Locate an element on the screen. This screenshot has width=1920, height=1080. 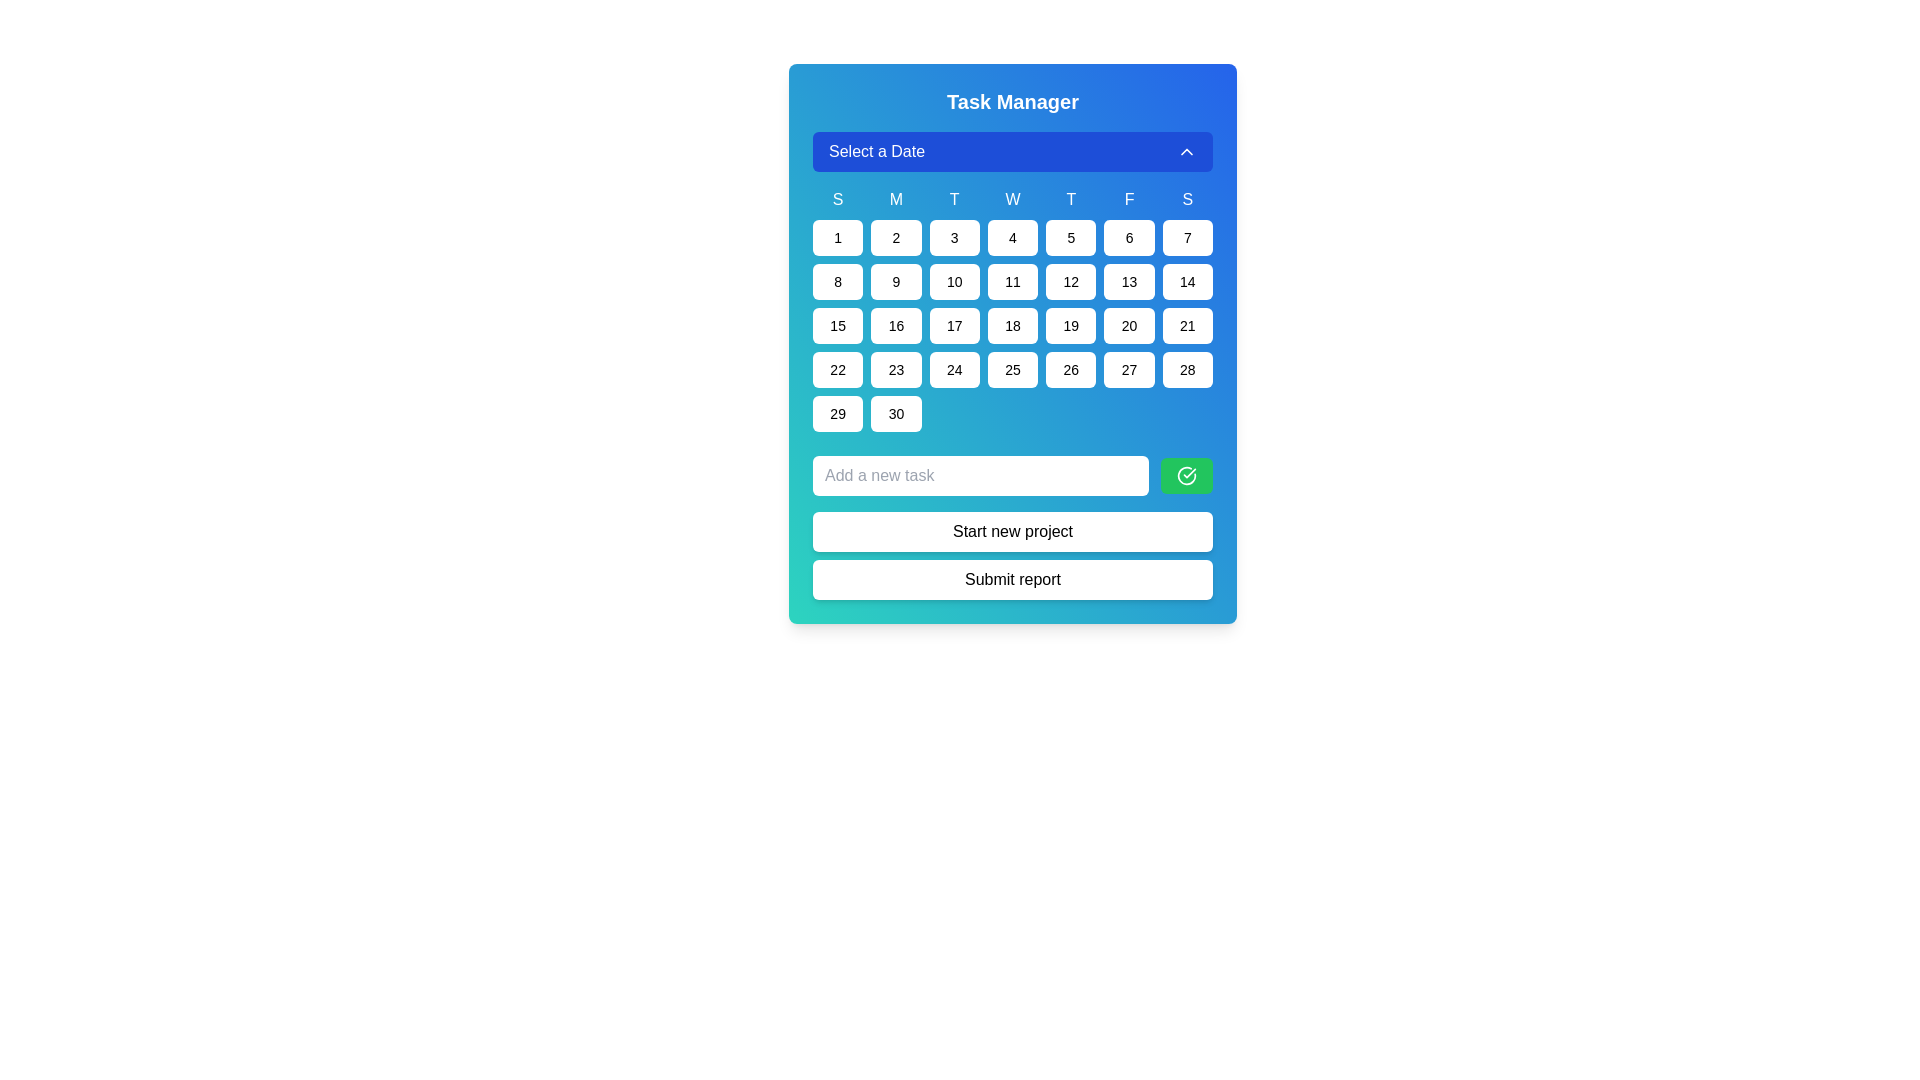
the rounded rectangular button labeled '28' to change its background color to green is located at coordinates (1187, 370).